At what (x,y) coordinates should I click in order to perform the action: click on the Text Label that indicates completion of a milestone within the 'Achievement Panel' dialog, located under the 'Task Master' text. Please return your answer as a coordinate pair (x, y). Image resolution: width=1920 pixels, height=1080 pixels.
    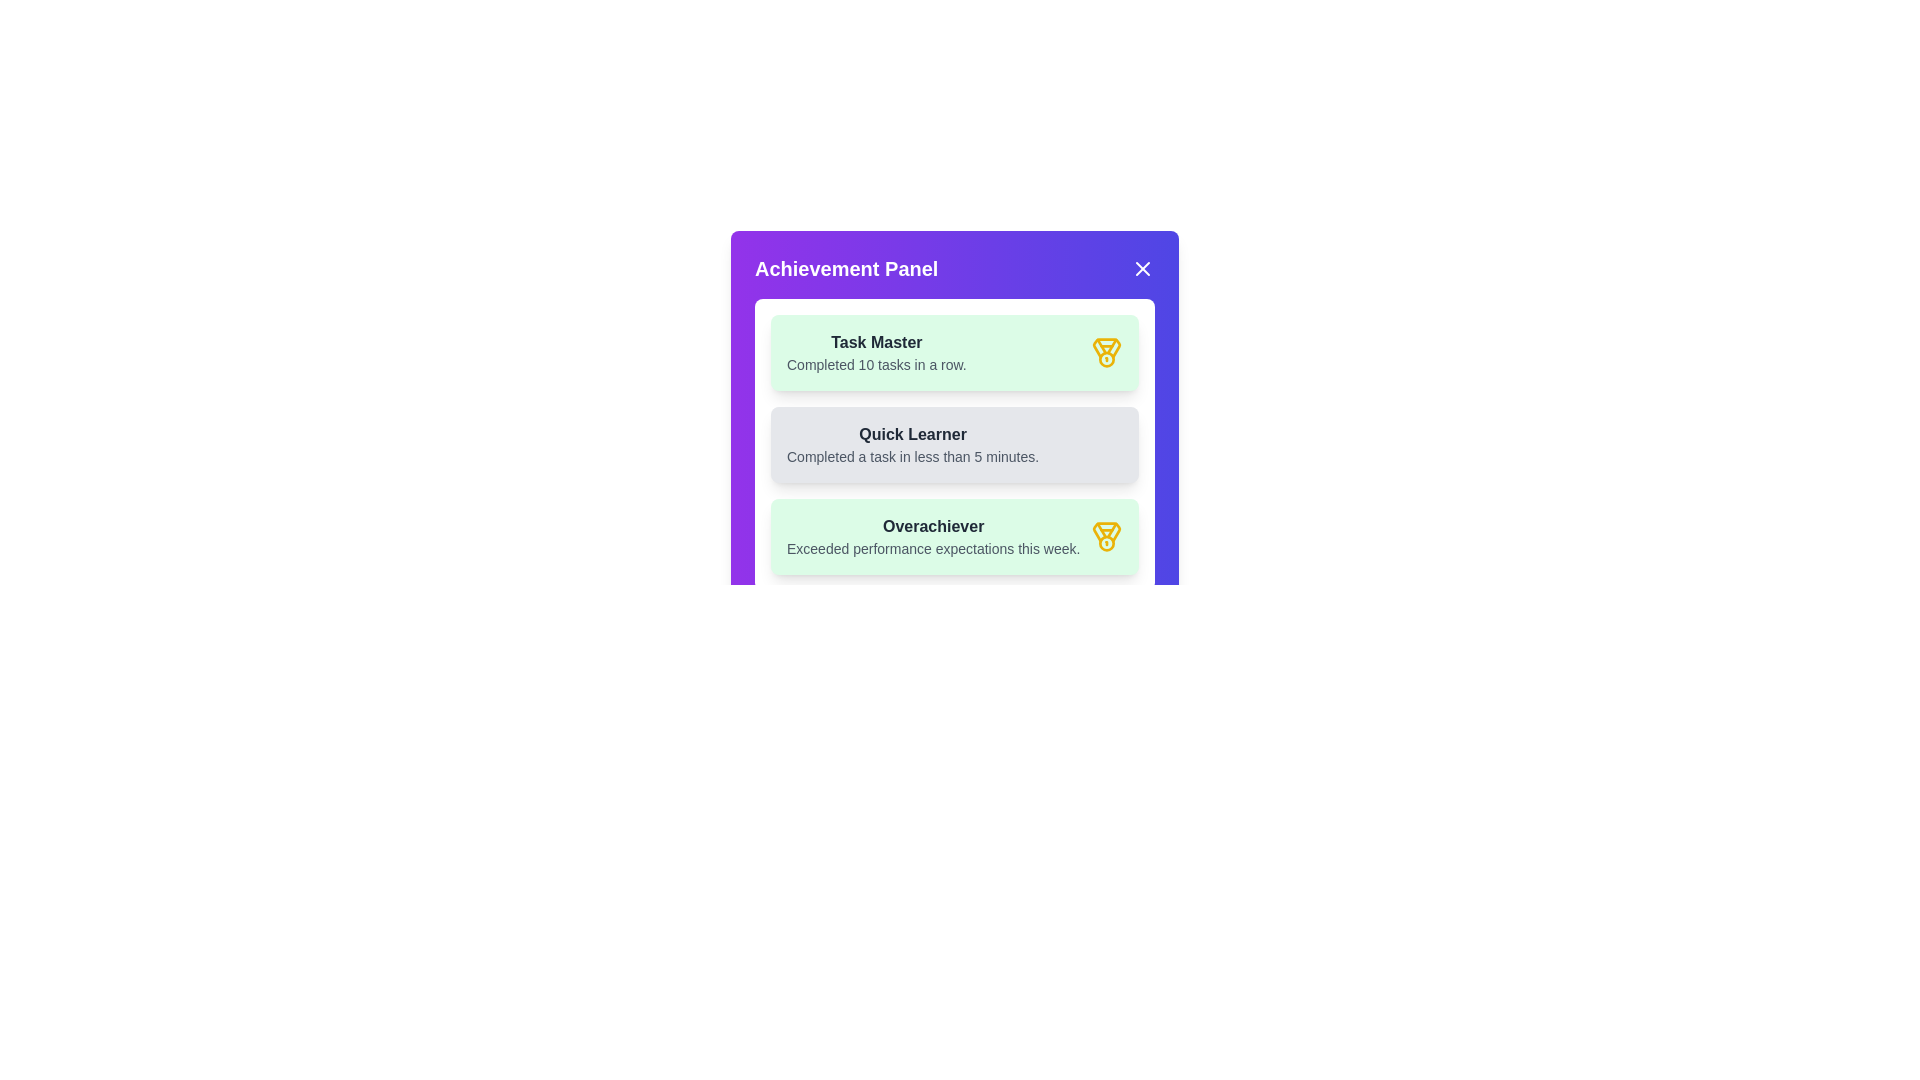
    Looking at the image, I should click on (876, 365).